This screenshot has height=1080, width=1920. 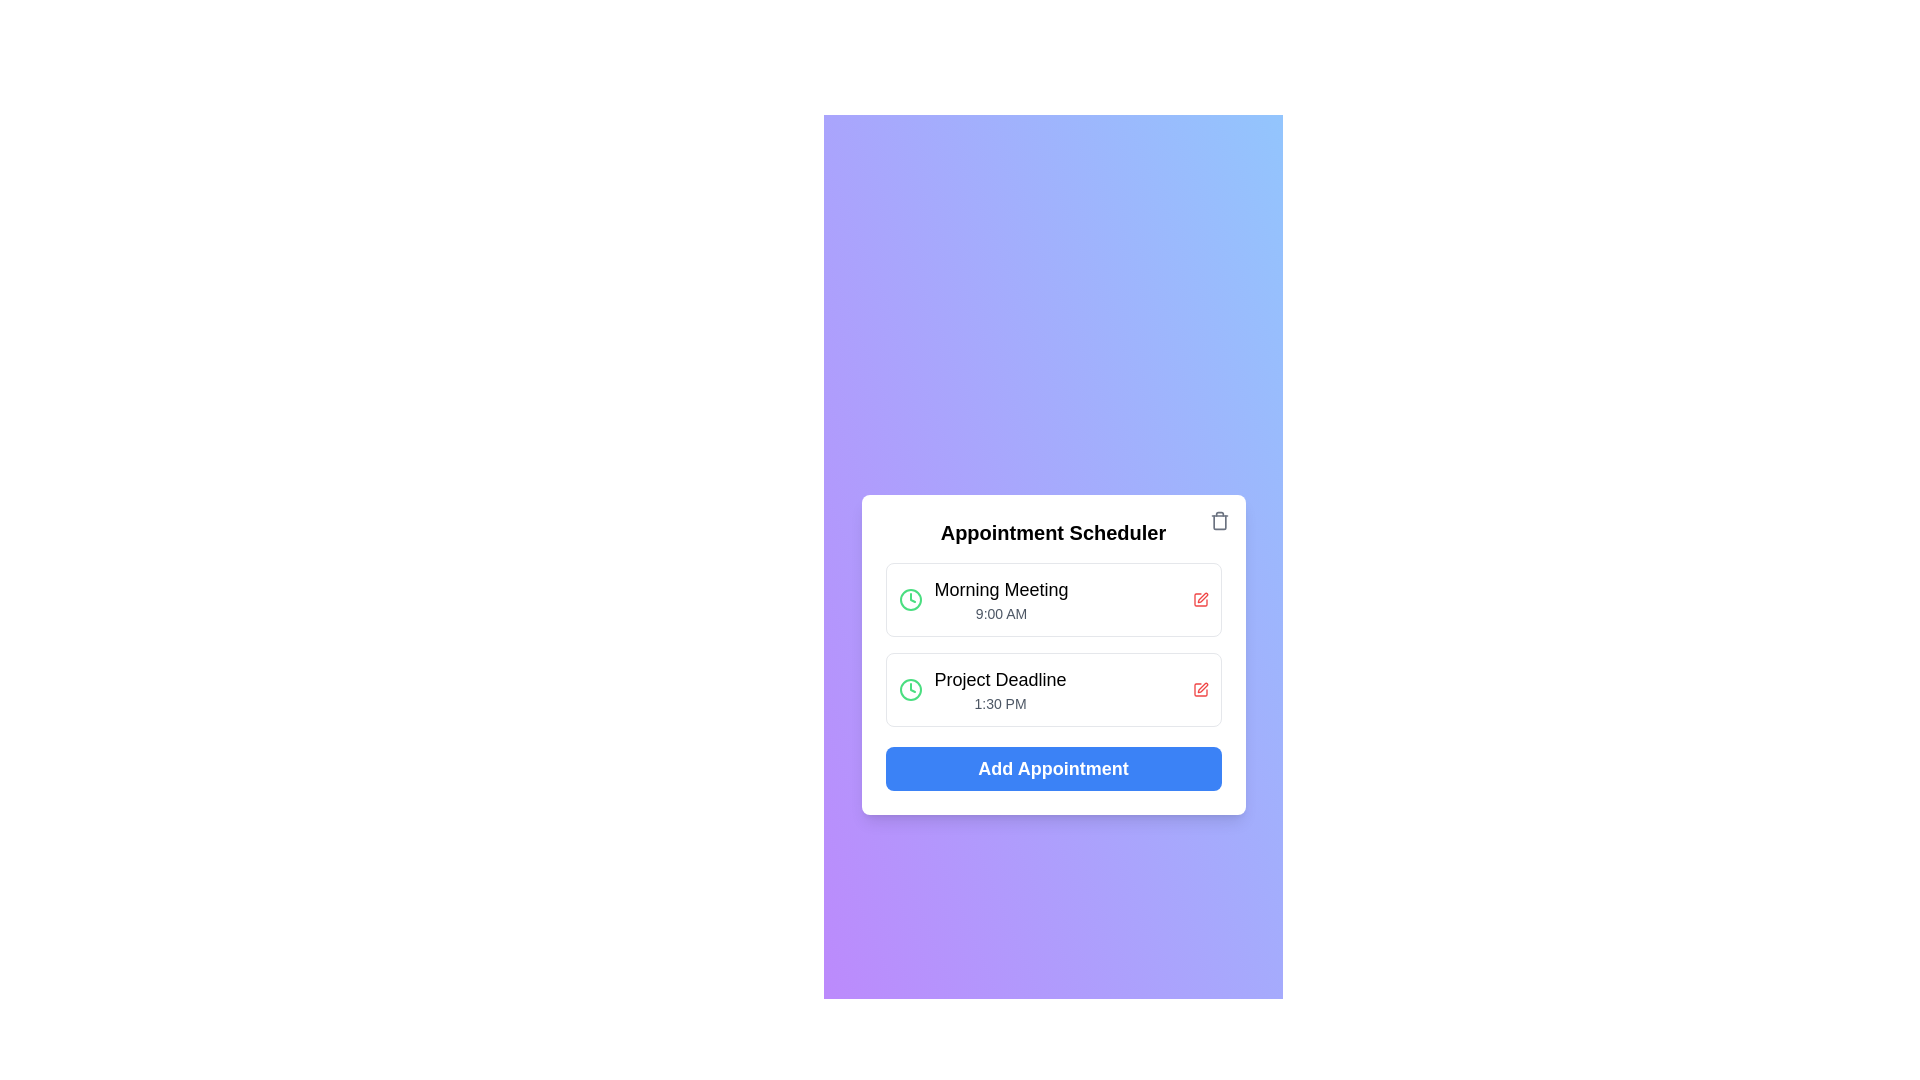 I want to click on the interactive edit icon located on the right side of the 'Morning Meeting' event panel to initiate the editing process, so click(x=1200, y=599).